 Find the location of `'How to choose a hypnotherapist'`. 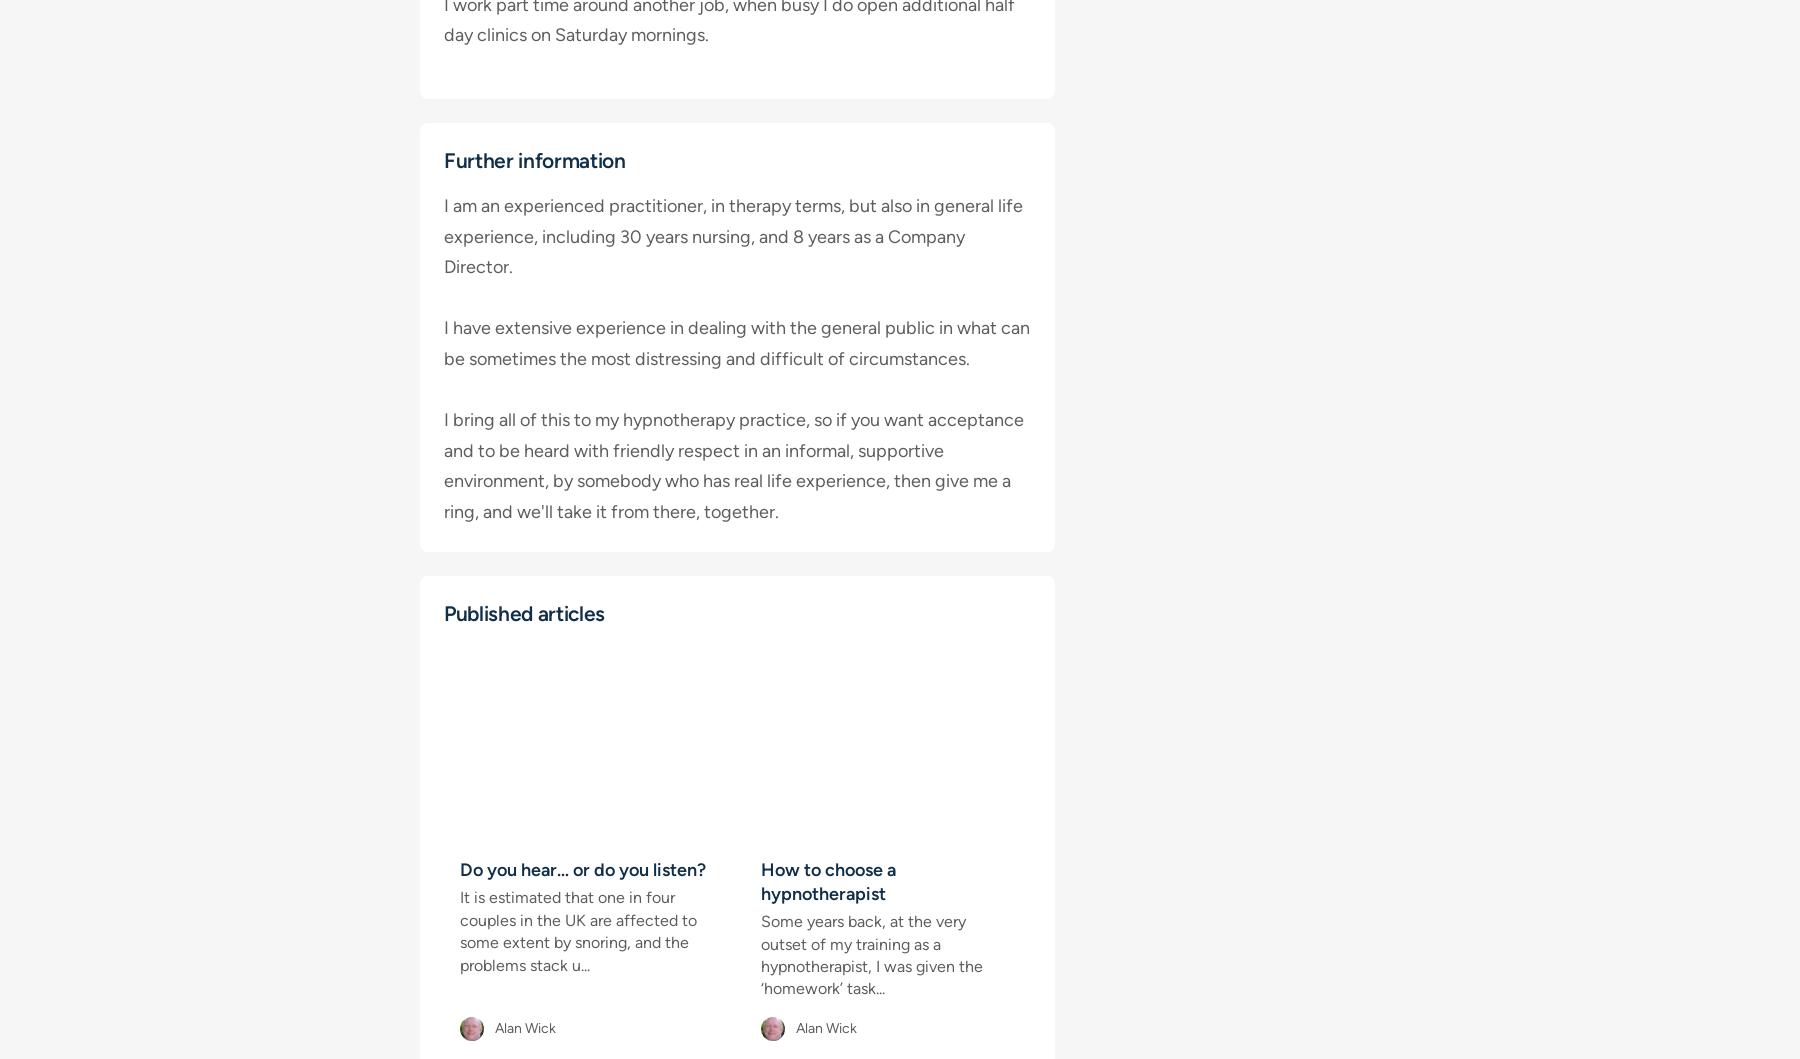

'How to choose a hypnotherapist' is located at coordinates (828, 882).